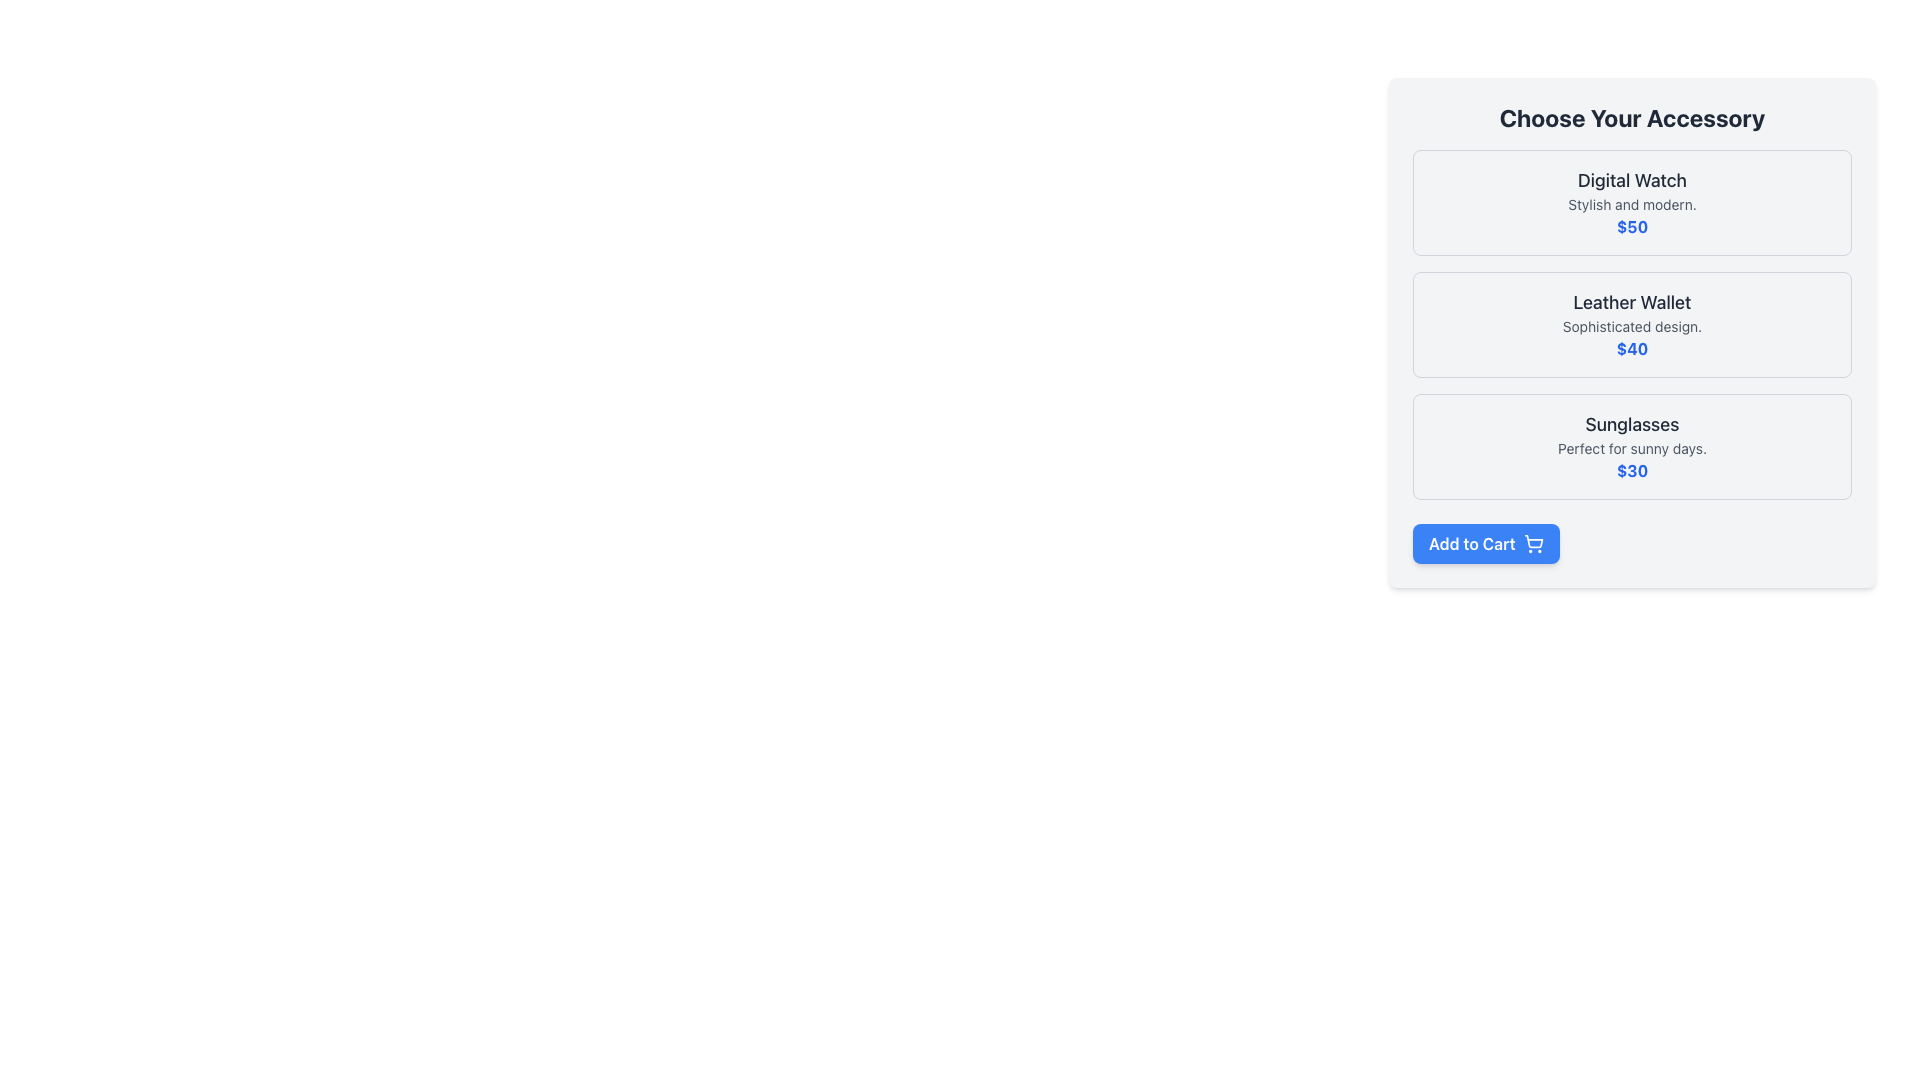 This screenshot has height=1080, width=1920. Describe the element at coordinates (1632, 447) in the screenshot. I see `the text element displaying 'Perfect for sunny days.' which is located beneath the 'Sunglasses' text and above the price '$30'` at that location.